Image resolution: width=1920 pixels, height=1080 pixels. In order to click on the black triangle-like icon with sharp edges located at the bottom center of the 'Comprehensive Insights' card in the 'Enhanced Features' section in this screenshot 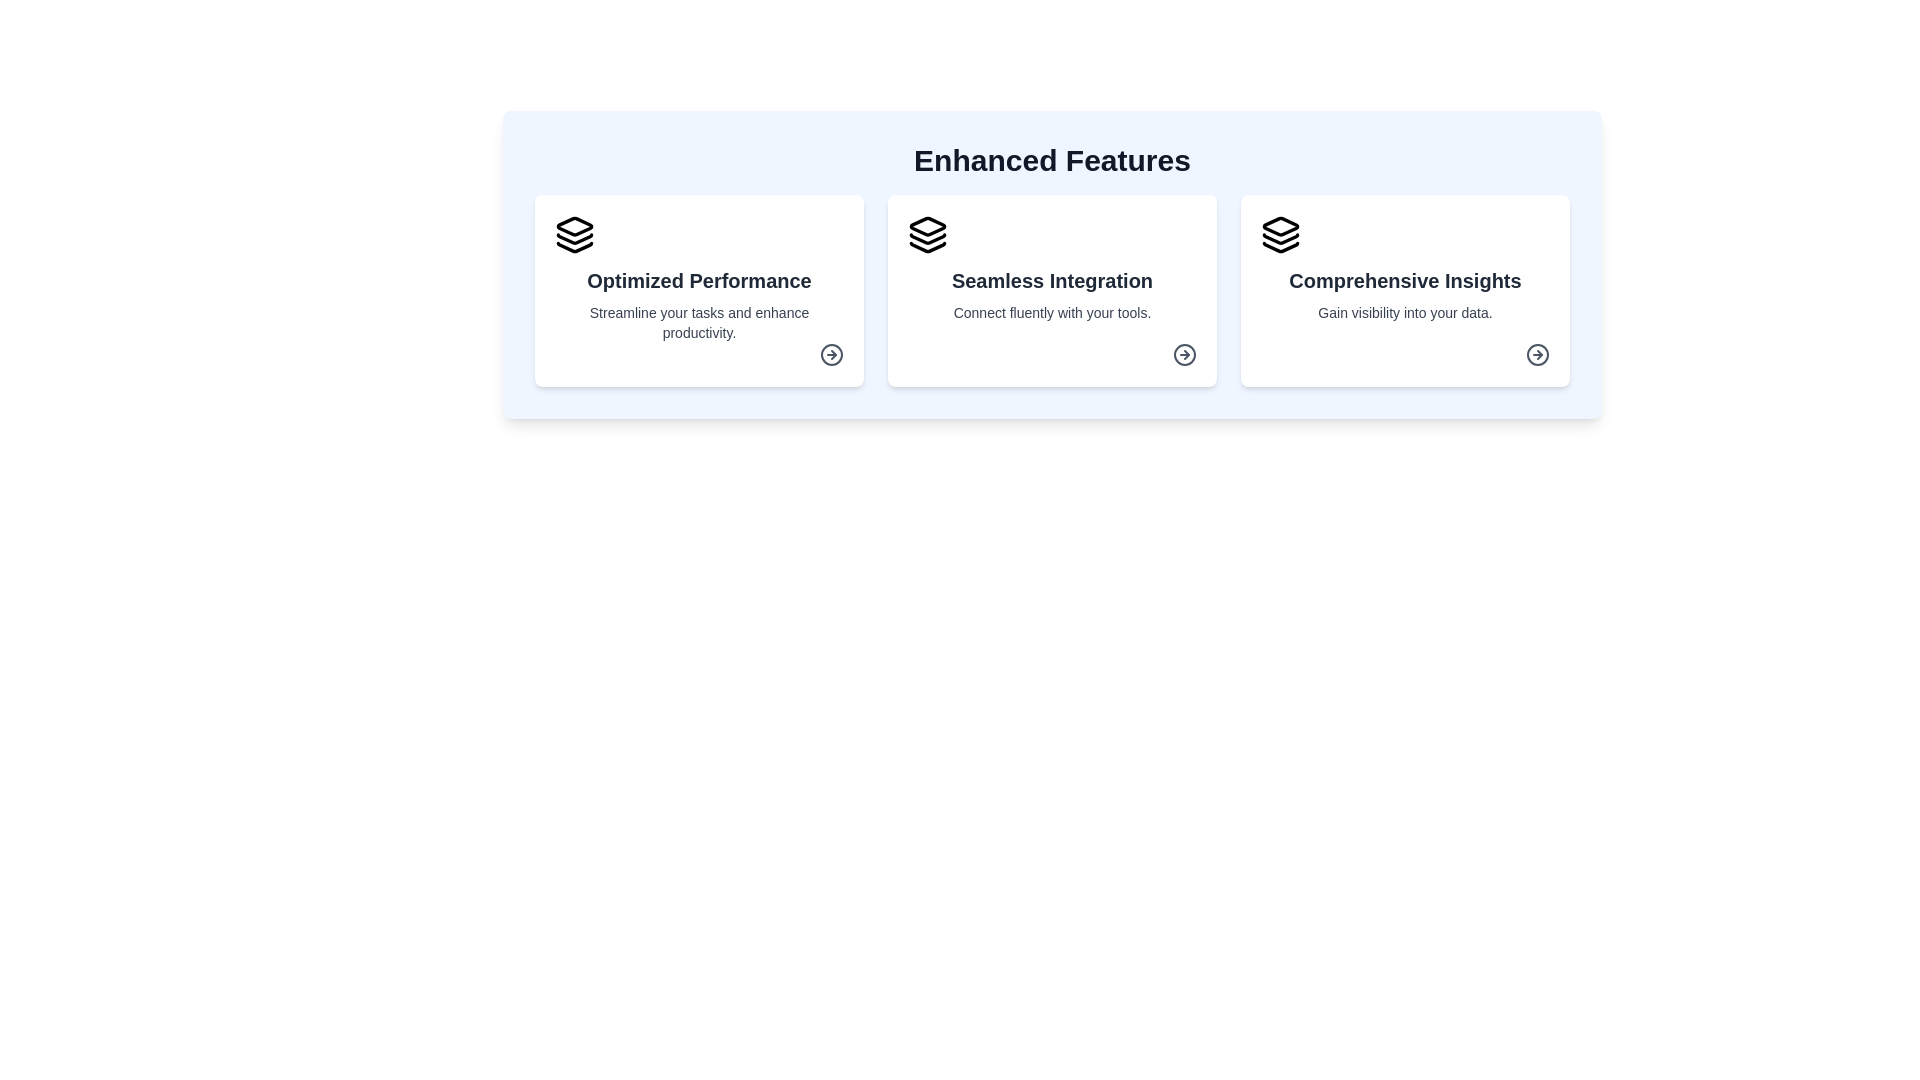, I will do `click(1281, 246)`.